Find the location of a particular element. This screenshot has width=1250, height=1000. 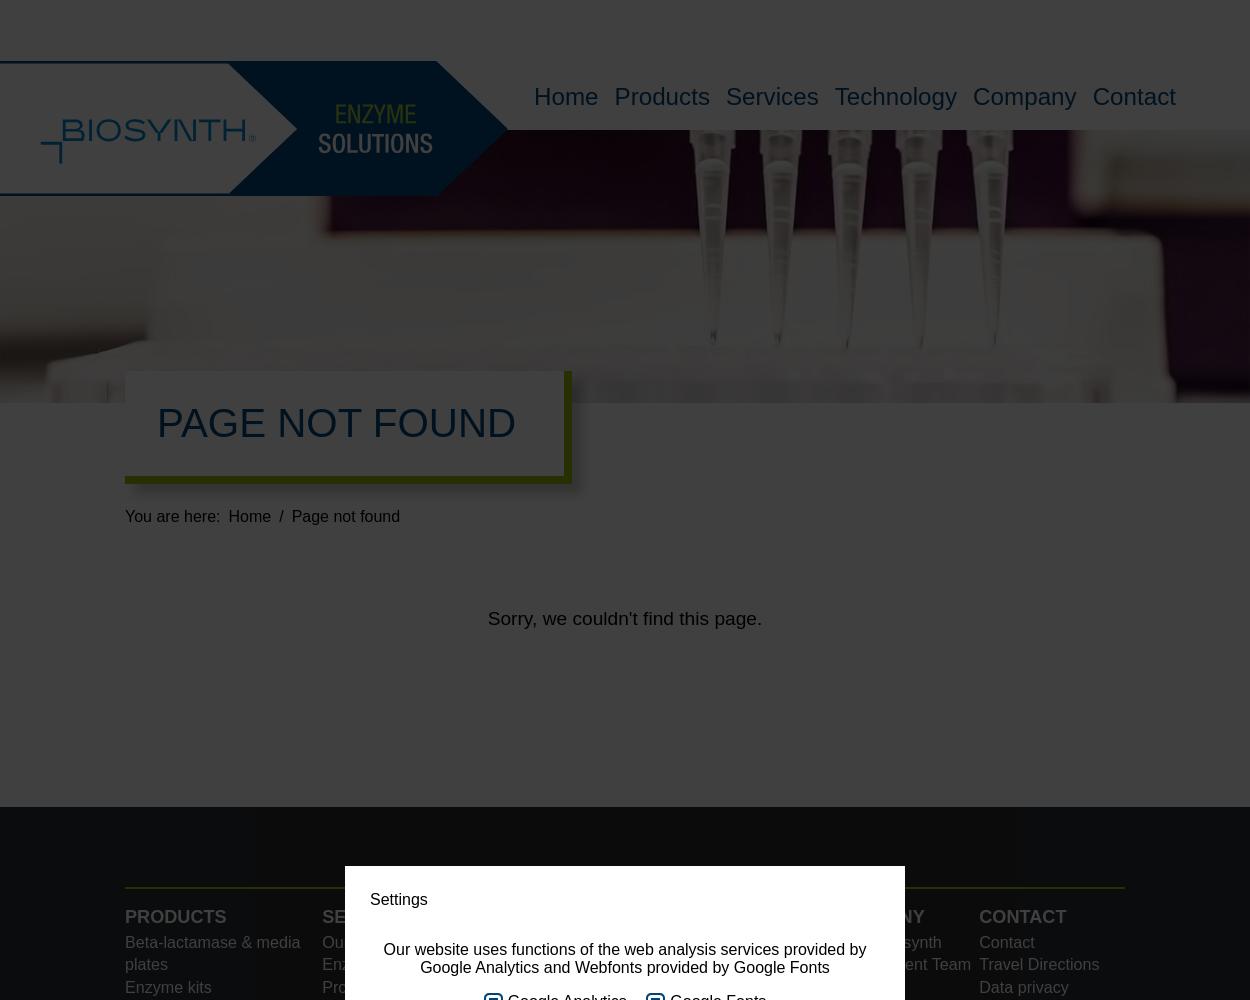

'Enzyme kits' is located at coordinates (125, 986).